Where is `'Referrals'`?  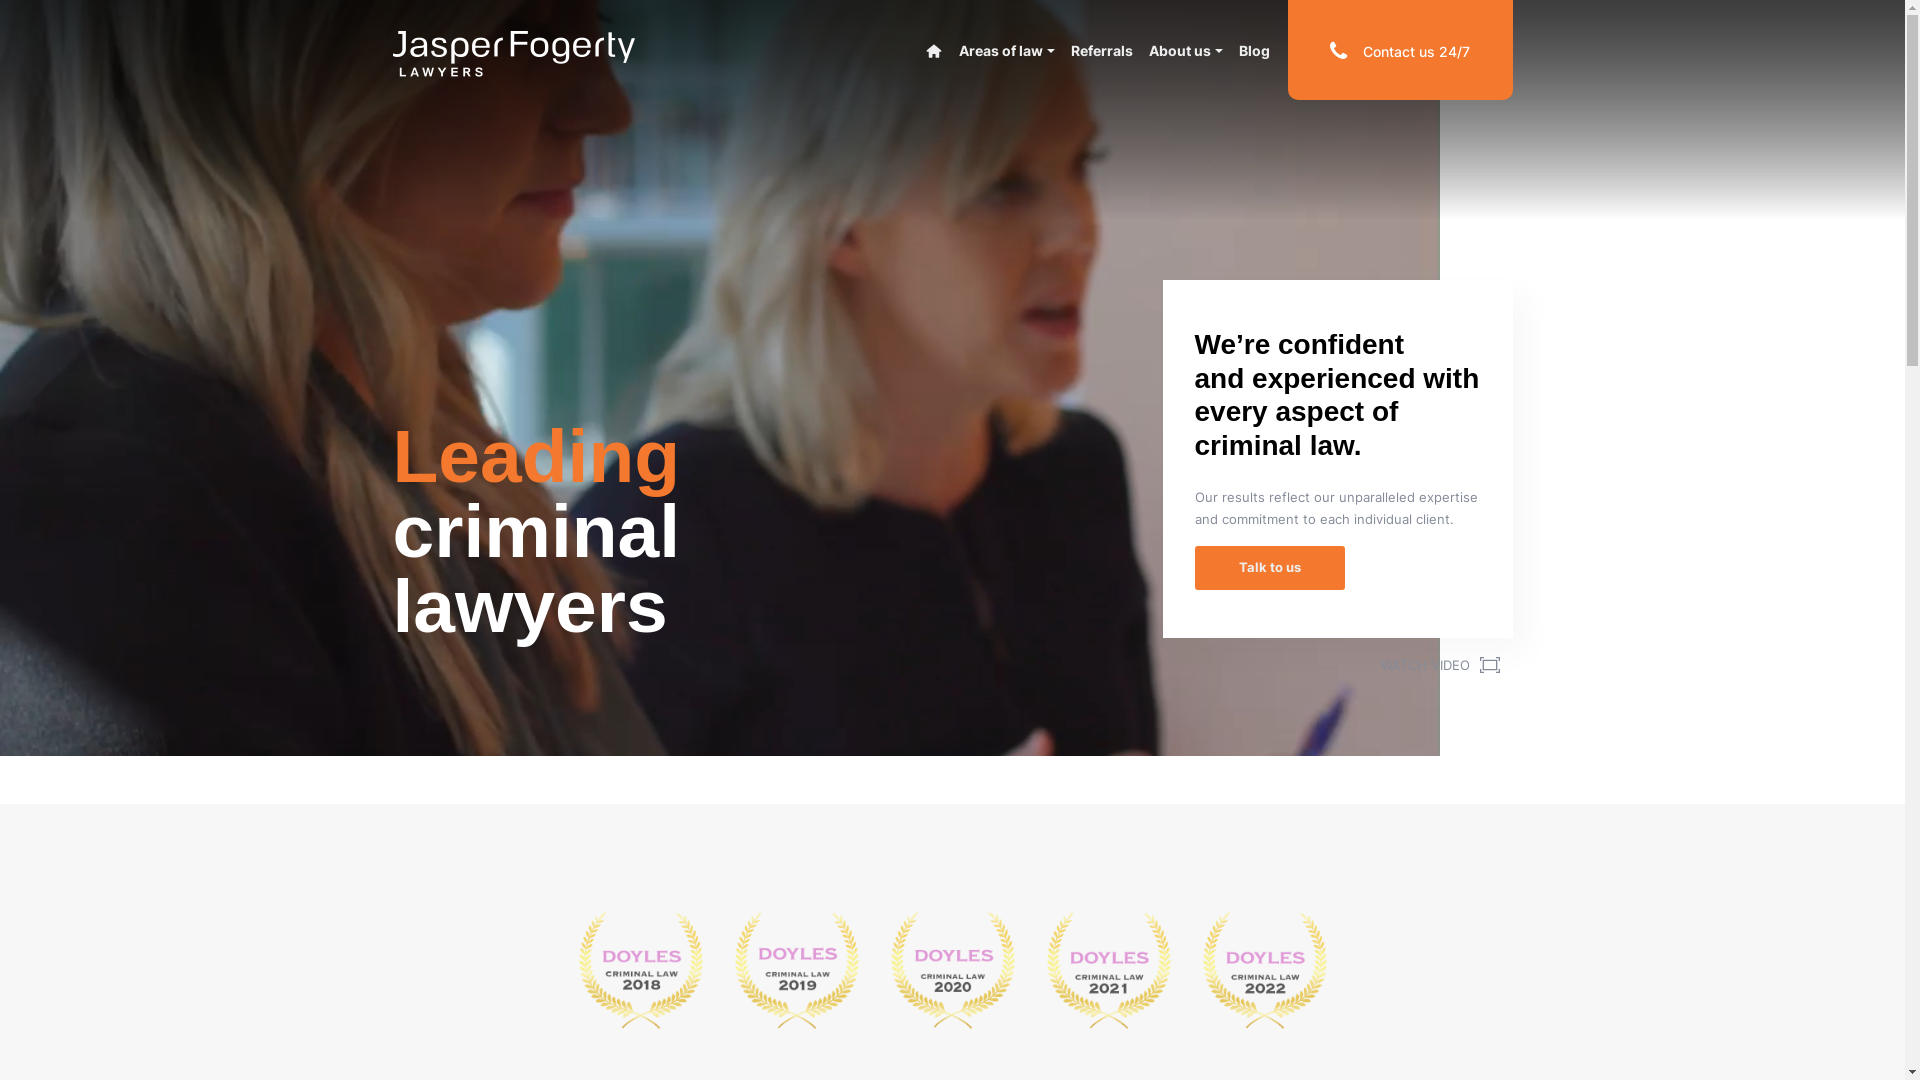
'Referrals' is located at coordinates (1101, 49).